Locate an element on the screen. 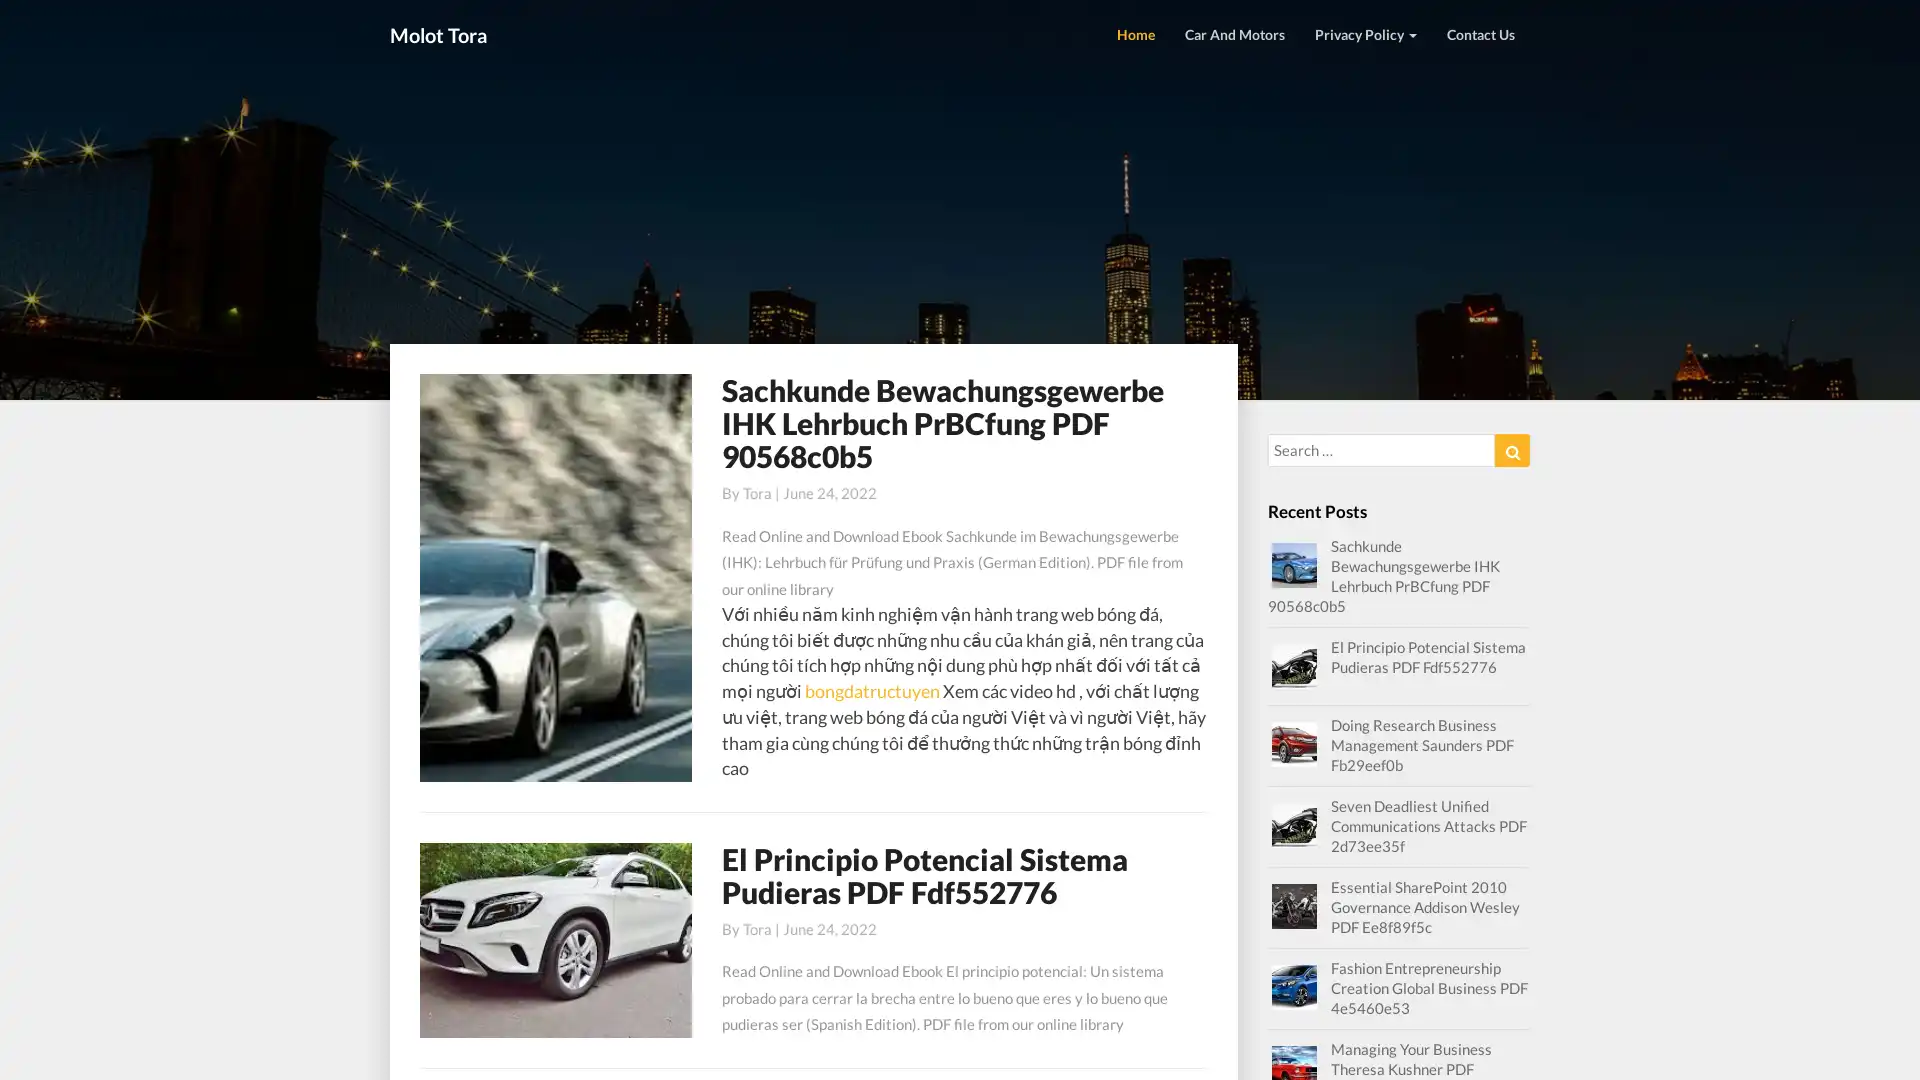 This screenshot has width=1920, height=1080. Search is located at coordinates (1512, 450).